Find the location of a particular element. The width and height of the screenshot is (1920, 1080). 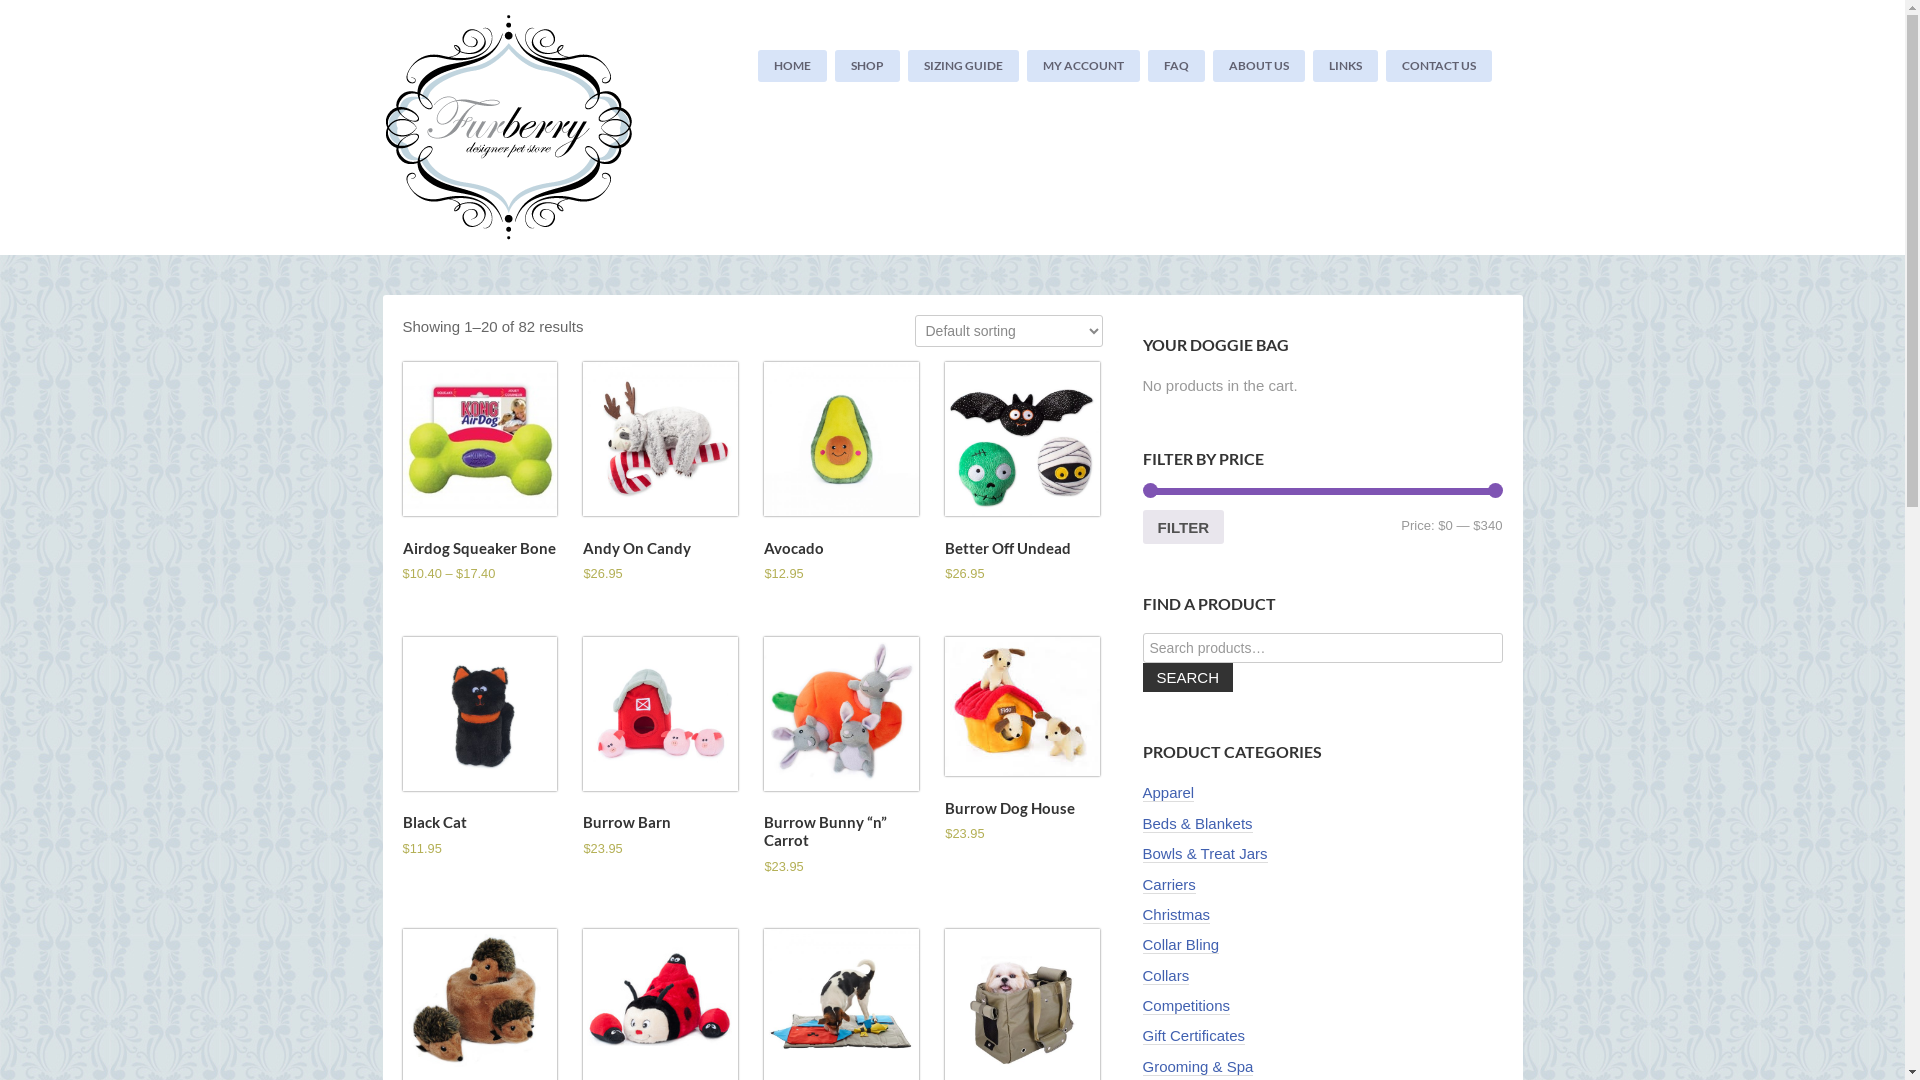

'Gift Certificates' is located at coordinates (1193, 1035).